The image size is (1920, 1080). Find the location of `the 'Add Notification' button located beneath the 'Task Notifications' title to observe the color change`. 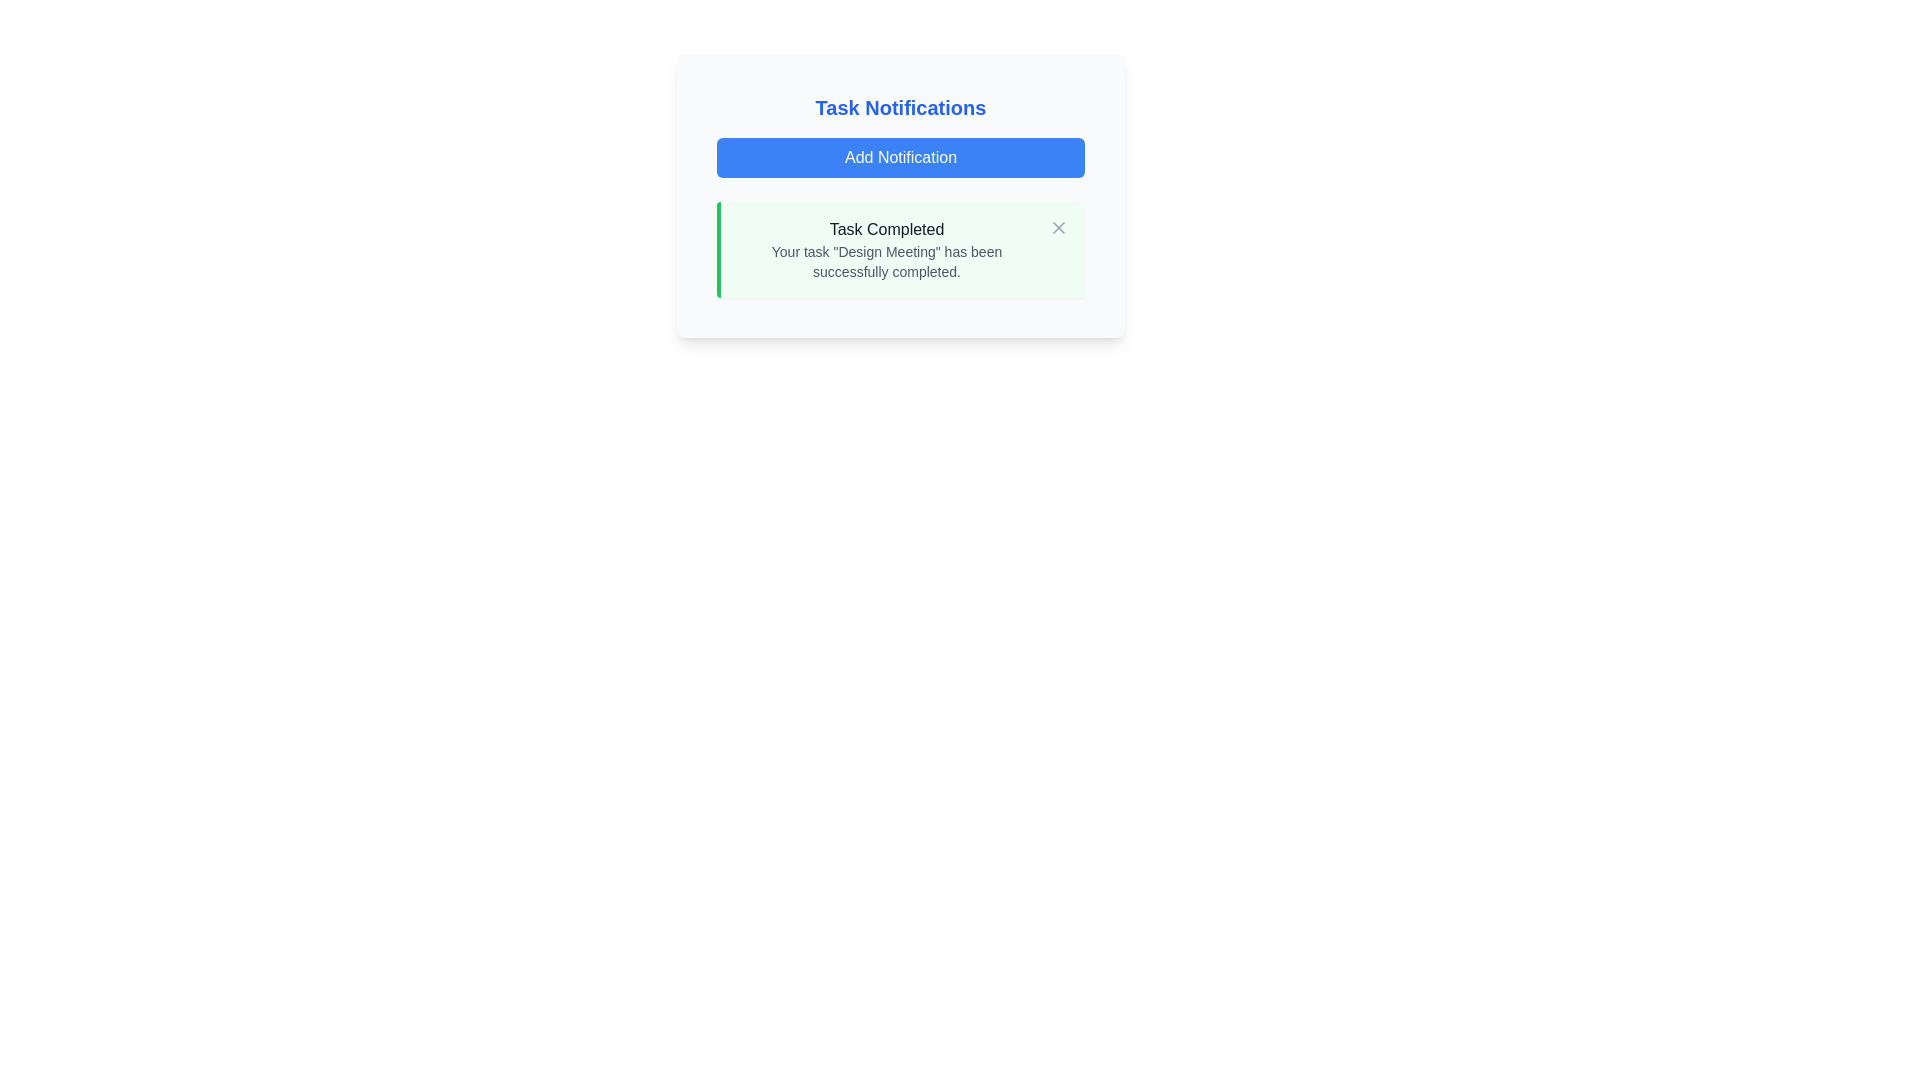

the 'Add Notification' button located beneath the 'Task Notifications' title to observe the color change is located at coordinates (900, 157).